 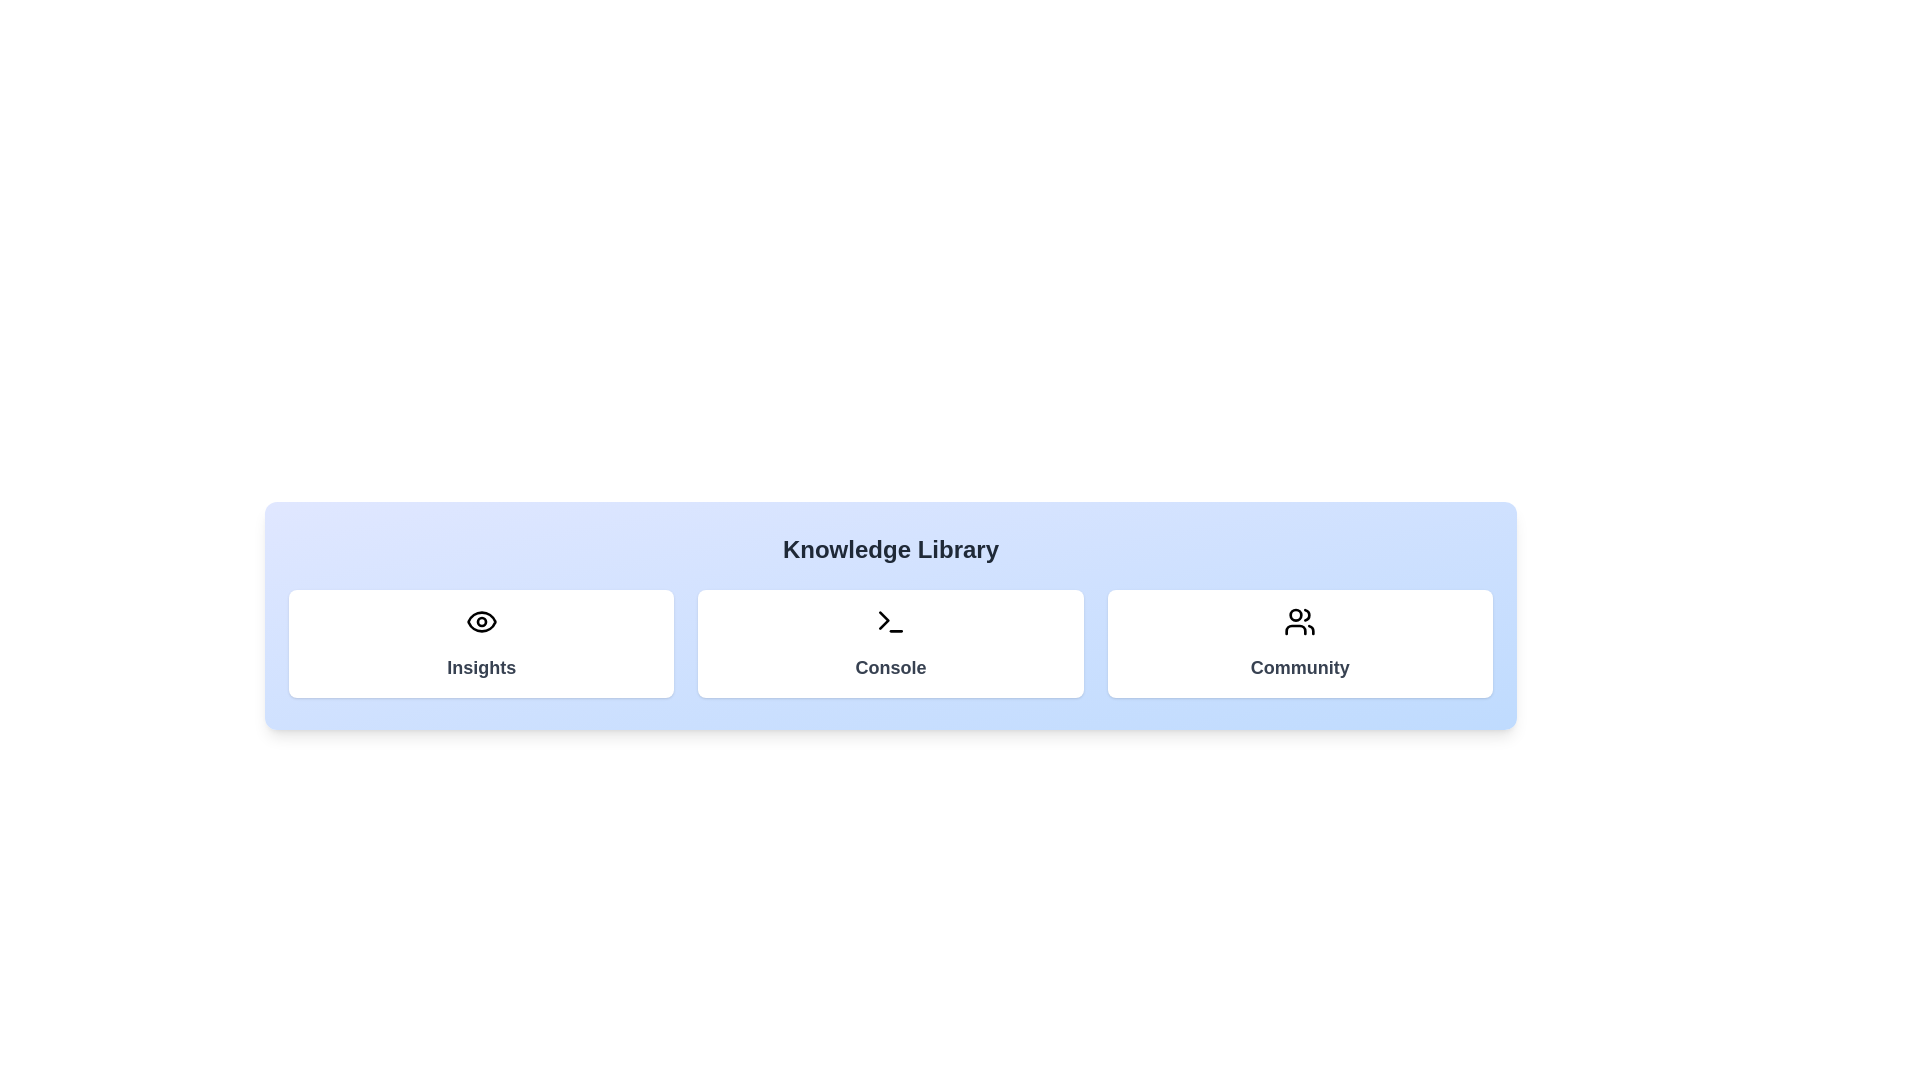 What do you see at coordinates (481, 620) in the screenshot?
I see `the eye-shaped icon within the 'Insights' card, which is positioned under the 'Knowledge Library' heading` at bounding box center [481, 620].